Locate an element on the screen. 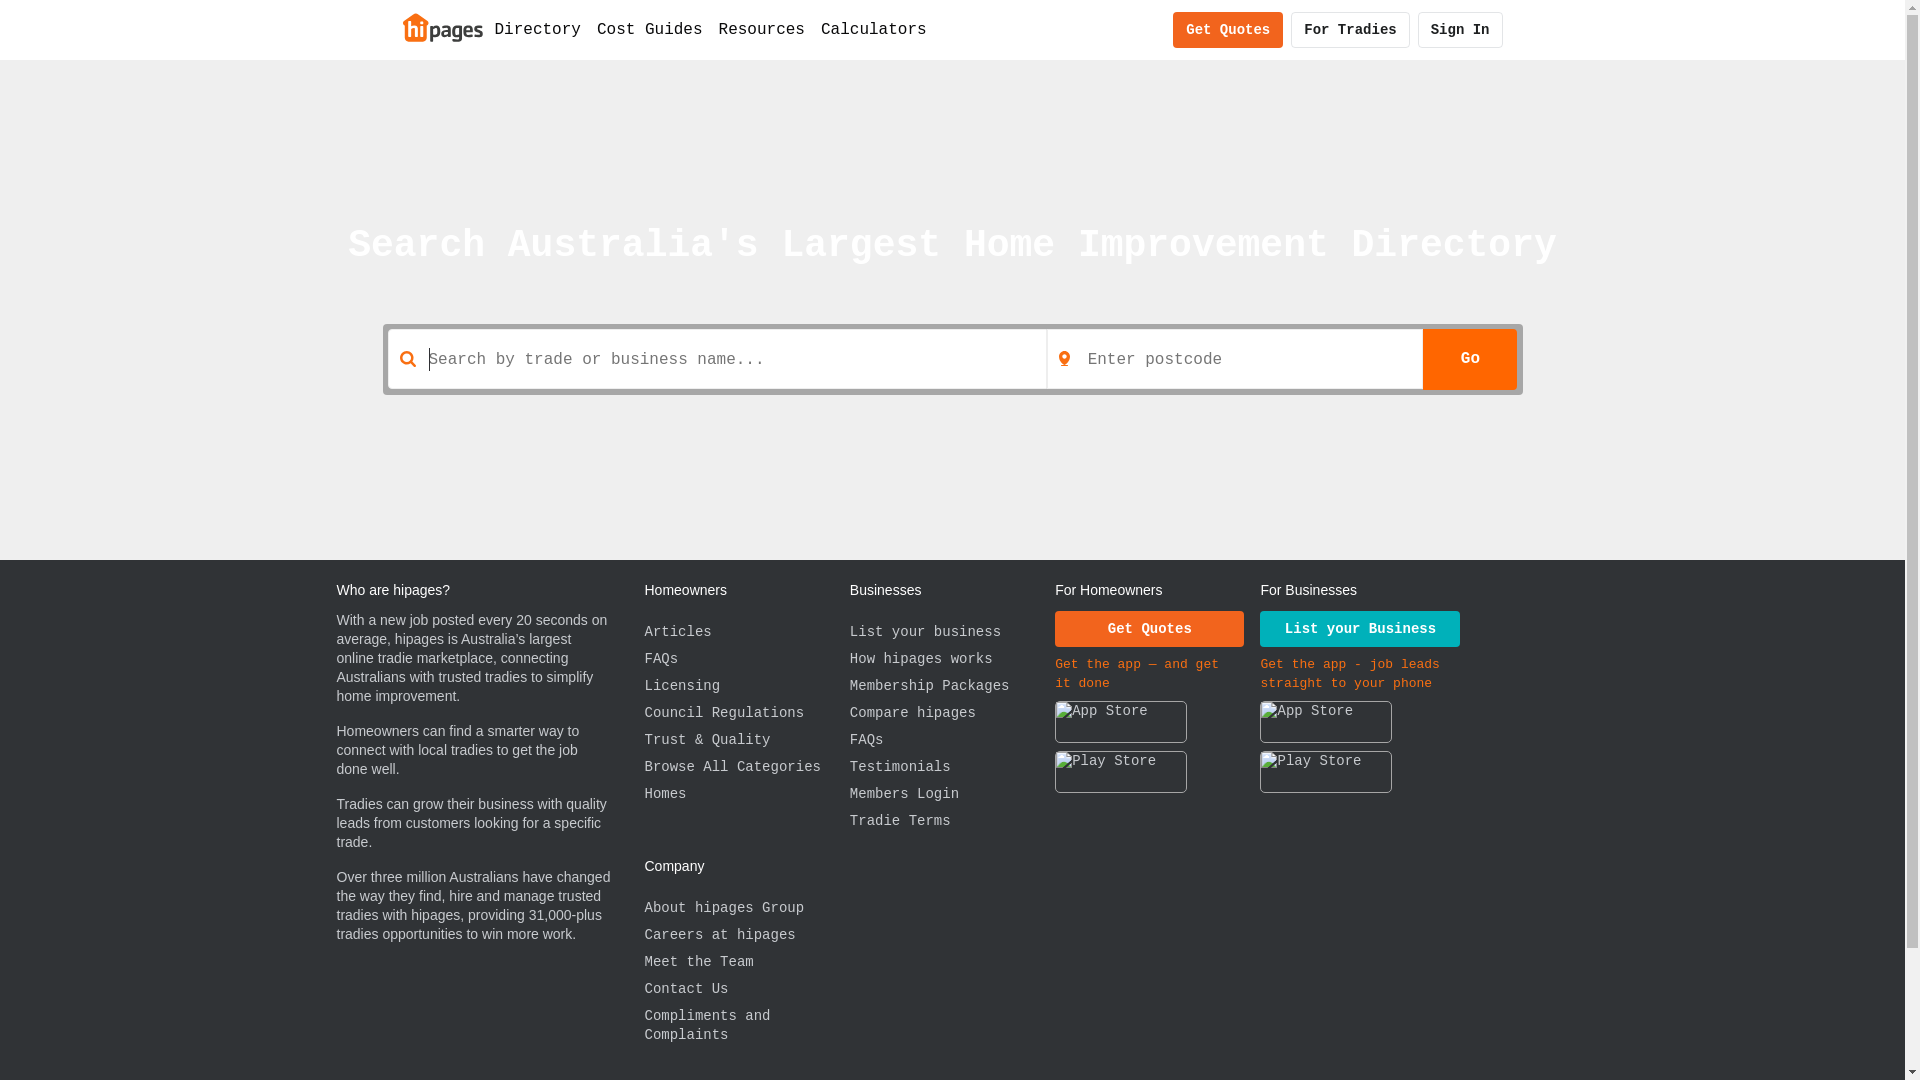 This screenshot has width=1920, height=1080. 'Resources' is located at coordinates (761, 30).